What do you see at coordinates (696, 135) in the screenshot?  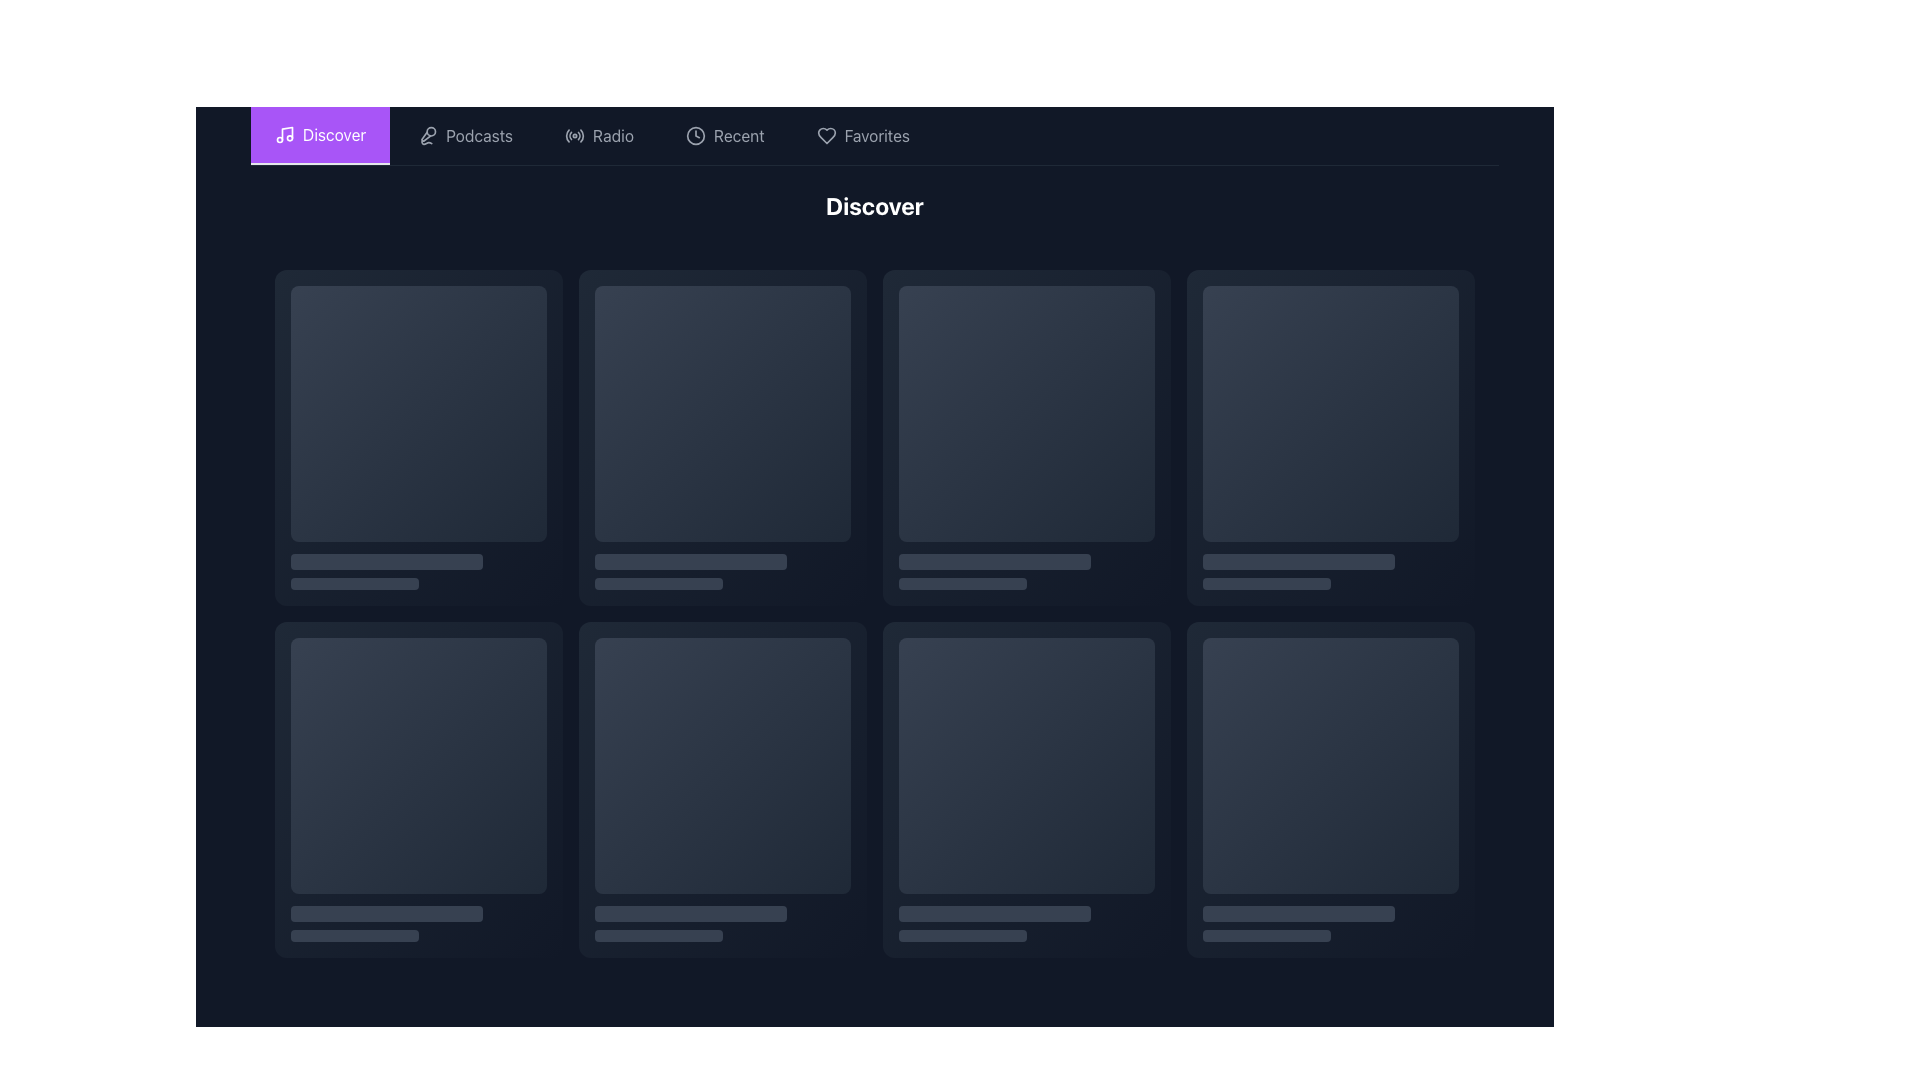 I see `the clock-like icon in the 'Recent' navigation menu, which is positioned between the 'Recent' label and the navigation items` at bounding box center [696, 135].